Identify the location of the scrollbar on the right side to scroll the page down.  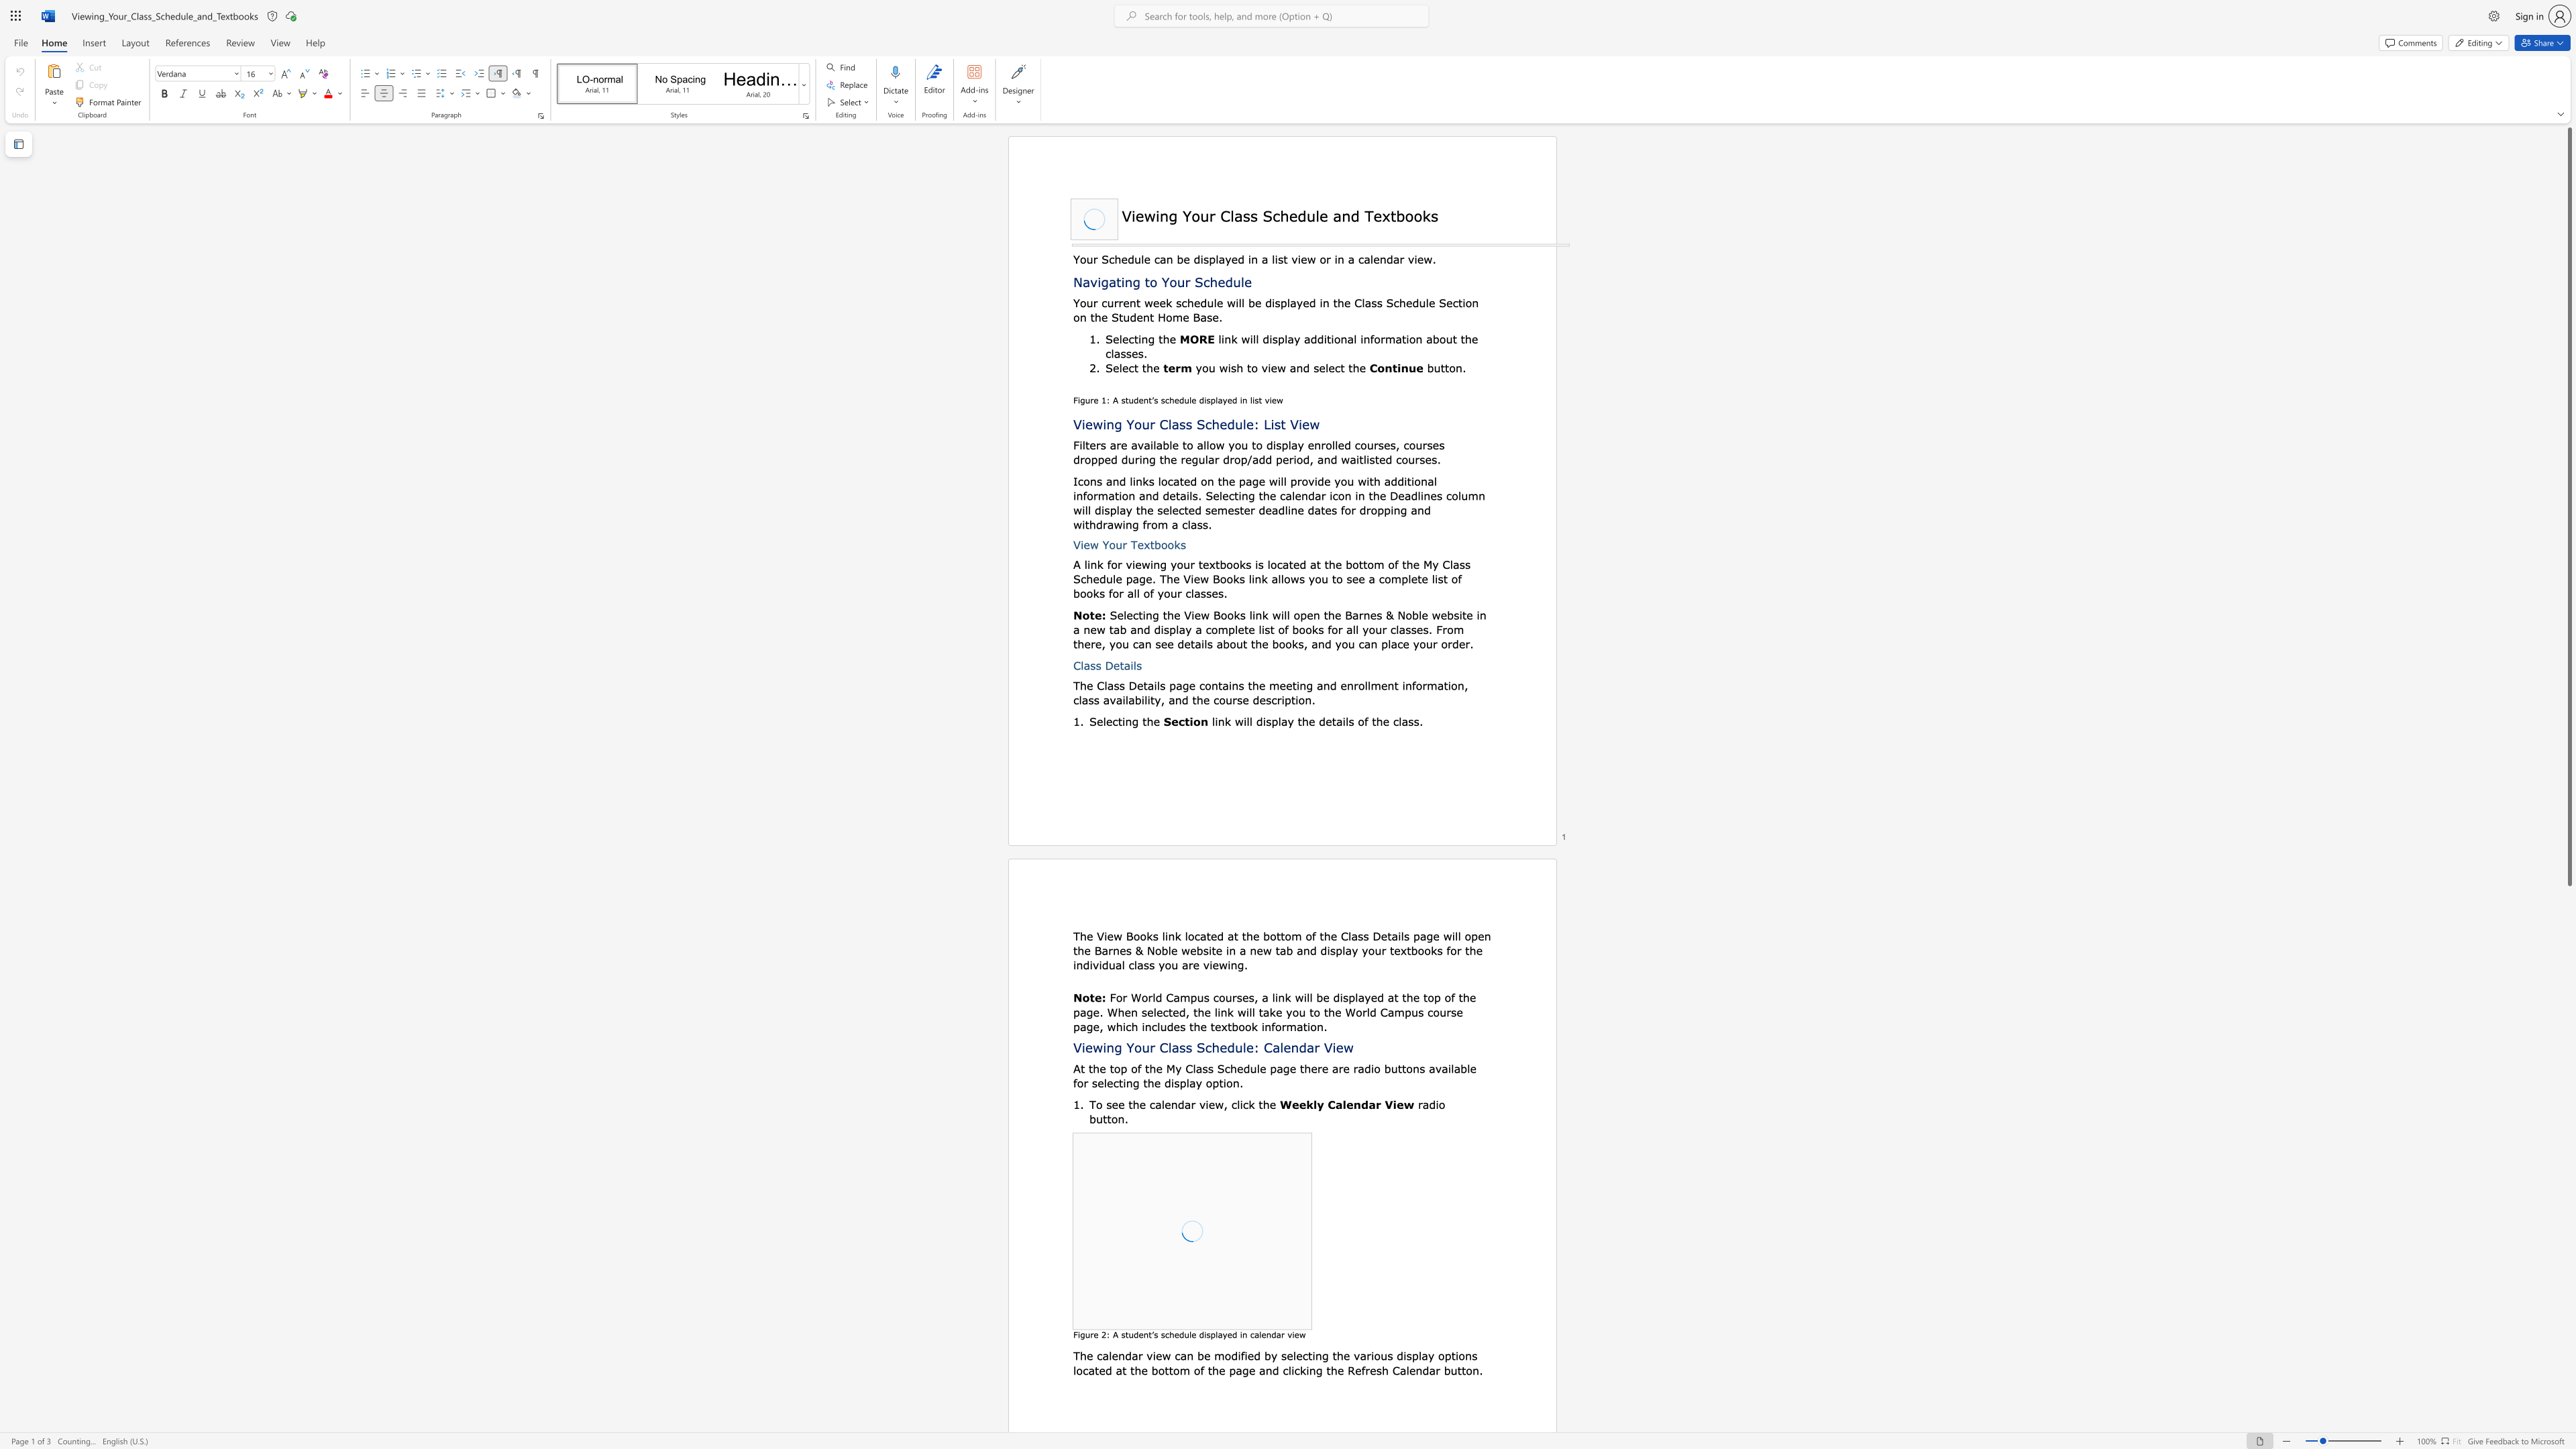
(2568, 1018).